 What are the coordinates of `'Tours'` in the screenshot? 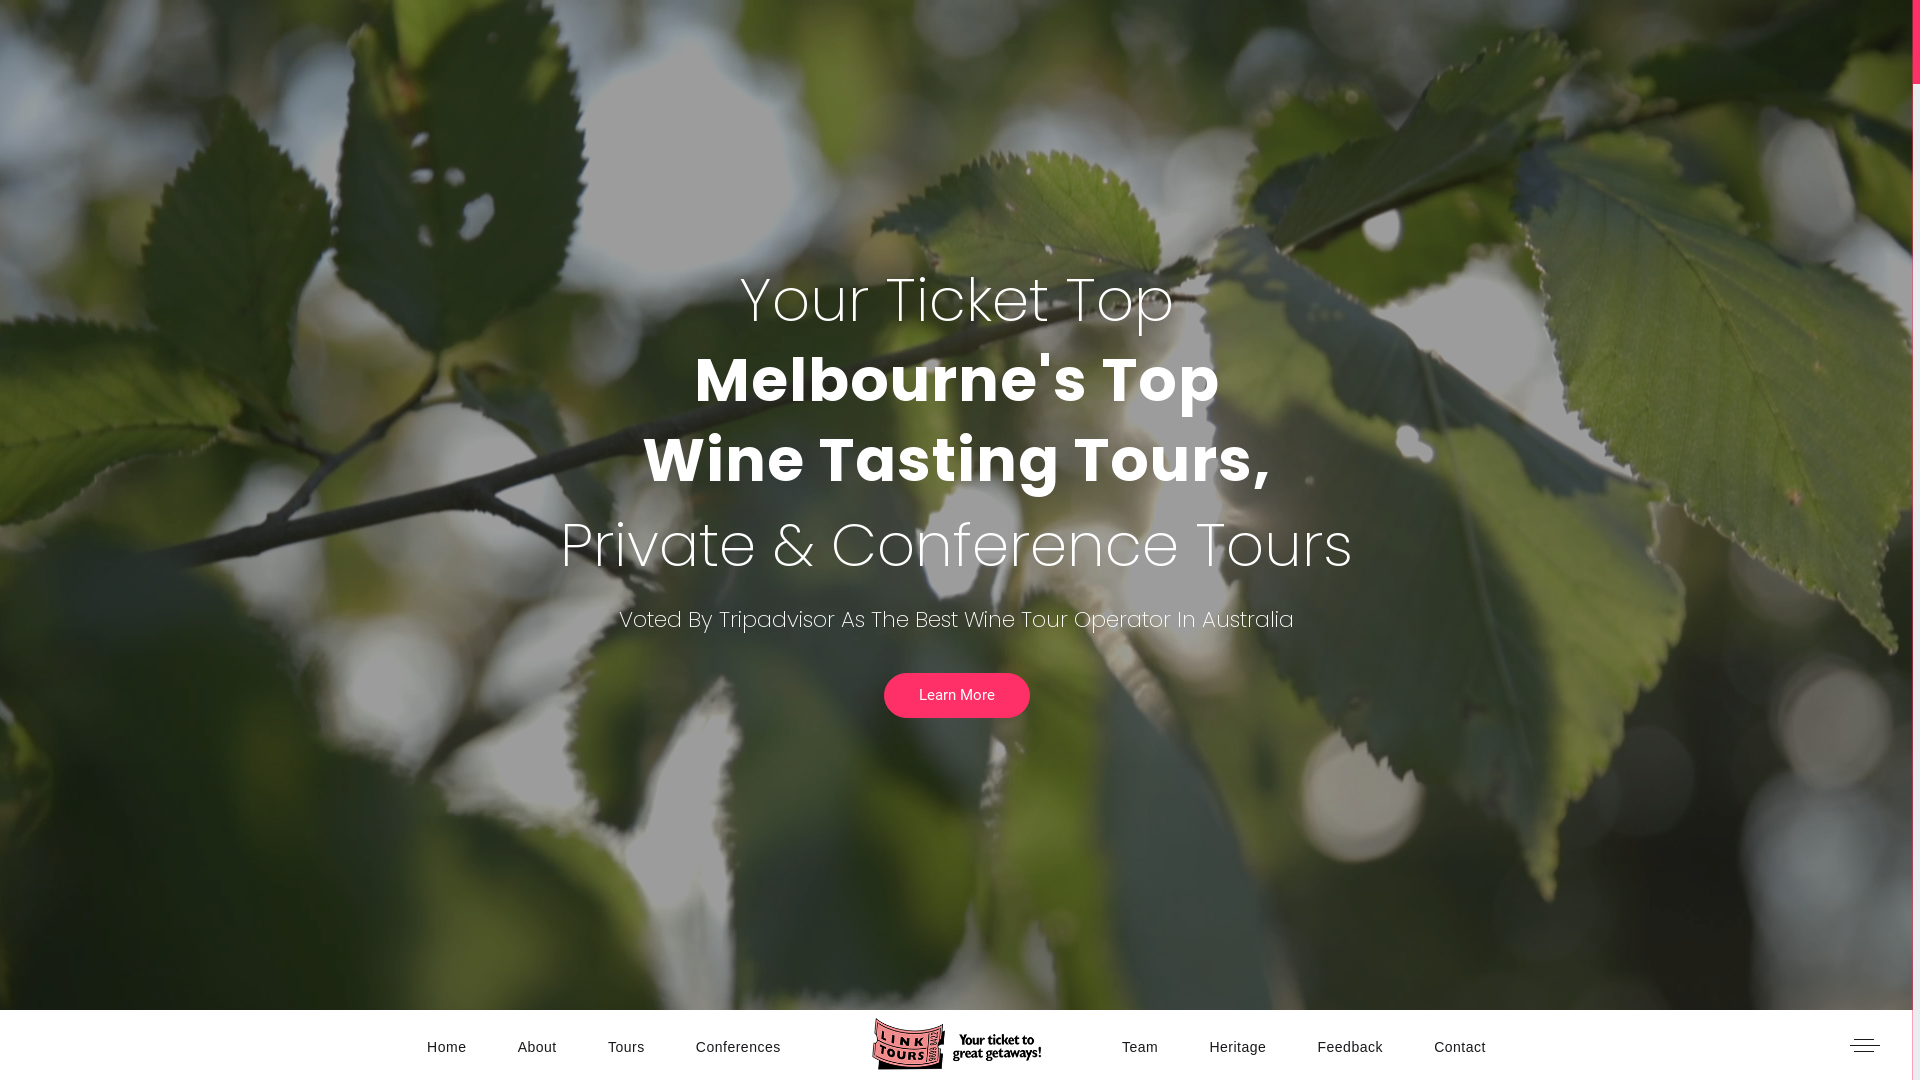 It's located at (607, 1044).